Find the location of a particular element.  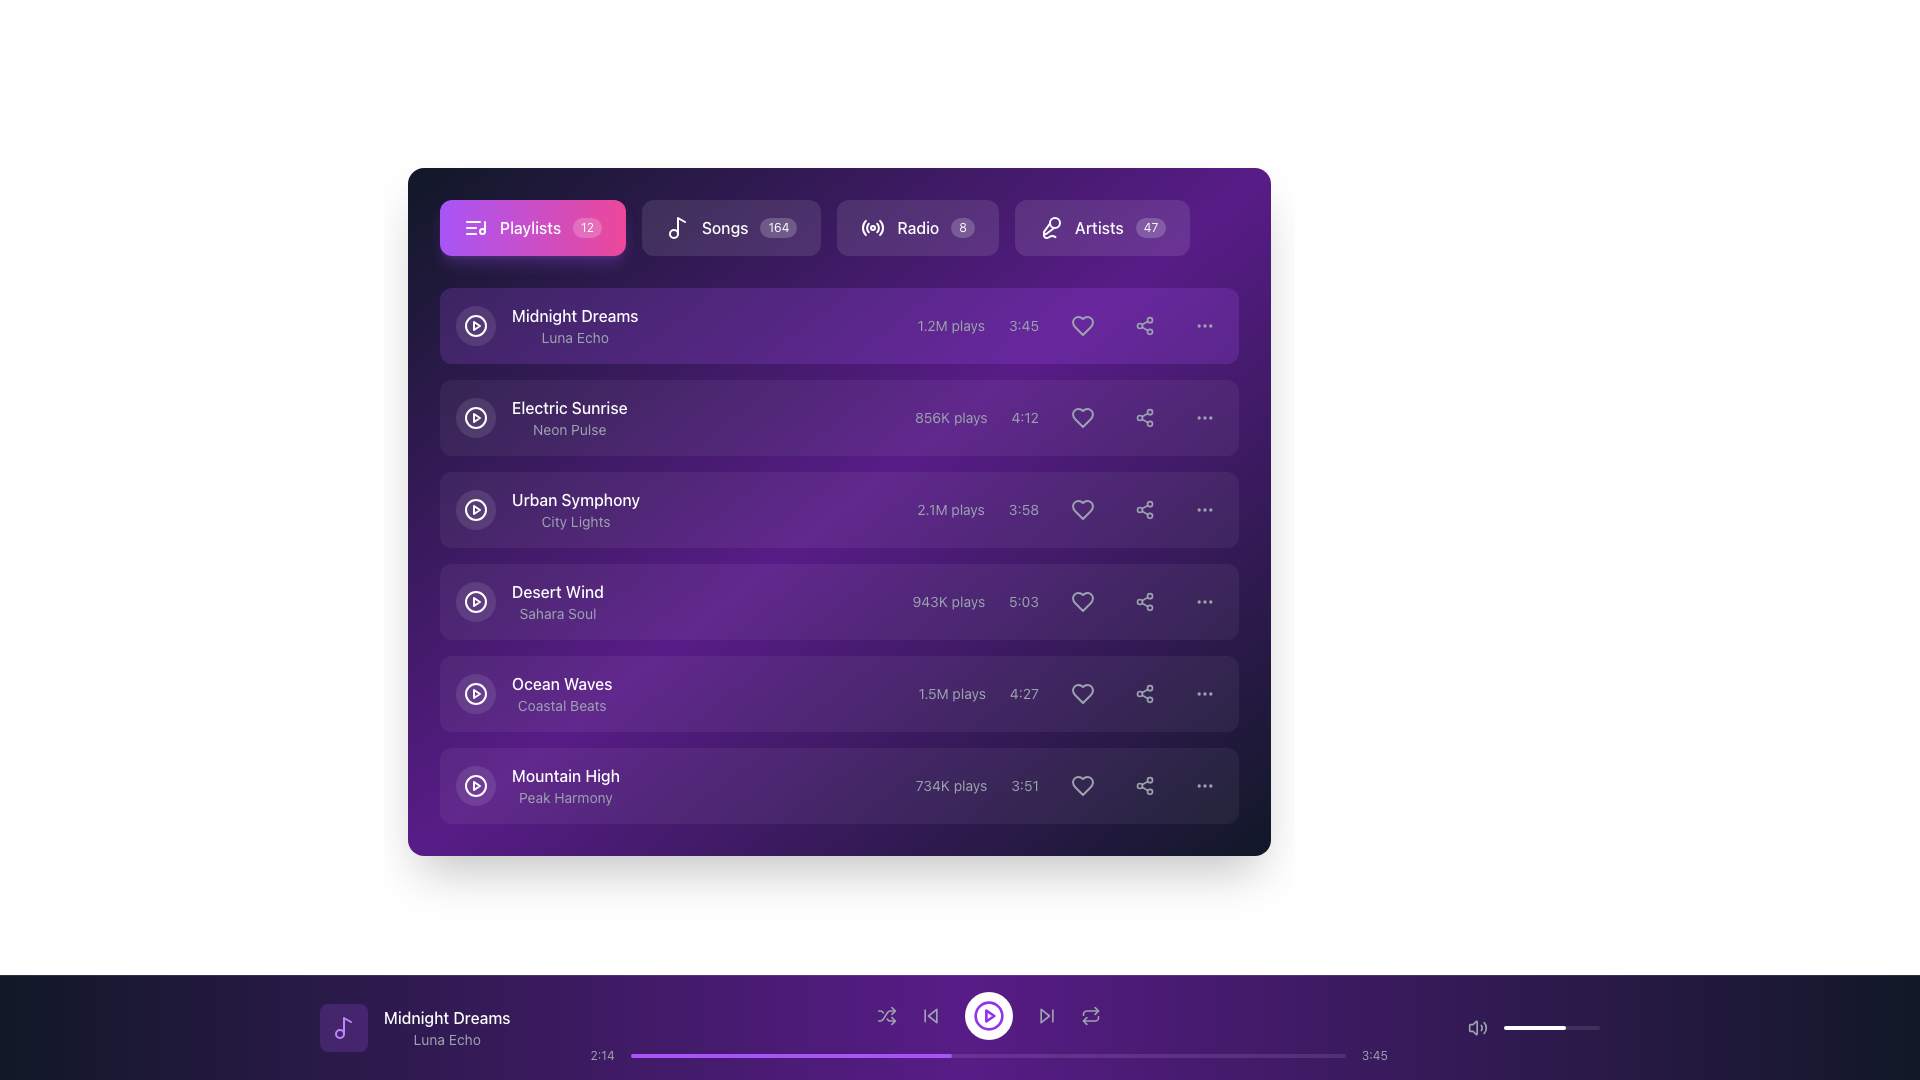

the text label displaying the timestamp '4:27' located in the fifth row of the playlist panel, positioned between the play count '1.5M plays' and a heart-shaped icon is located at coordinates (1024, 693).